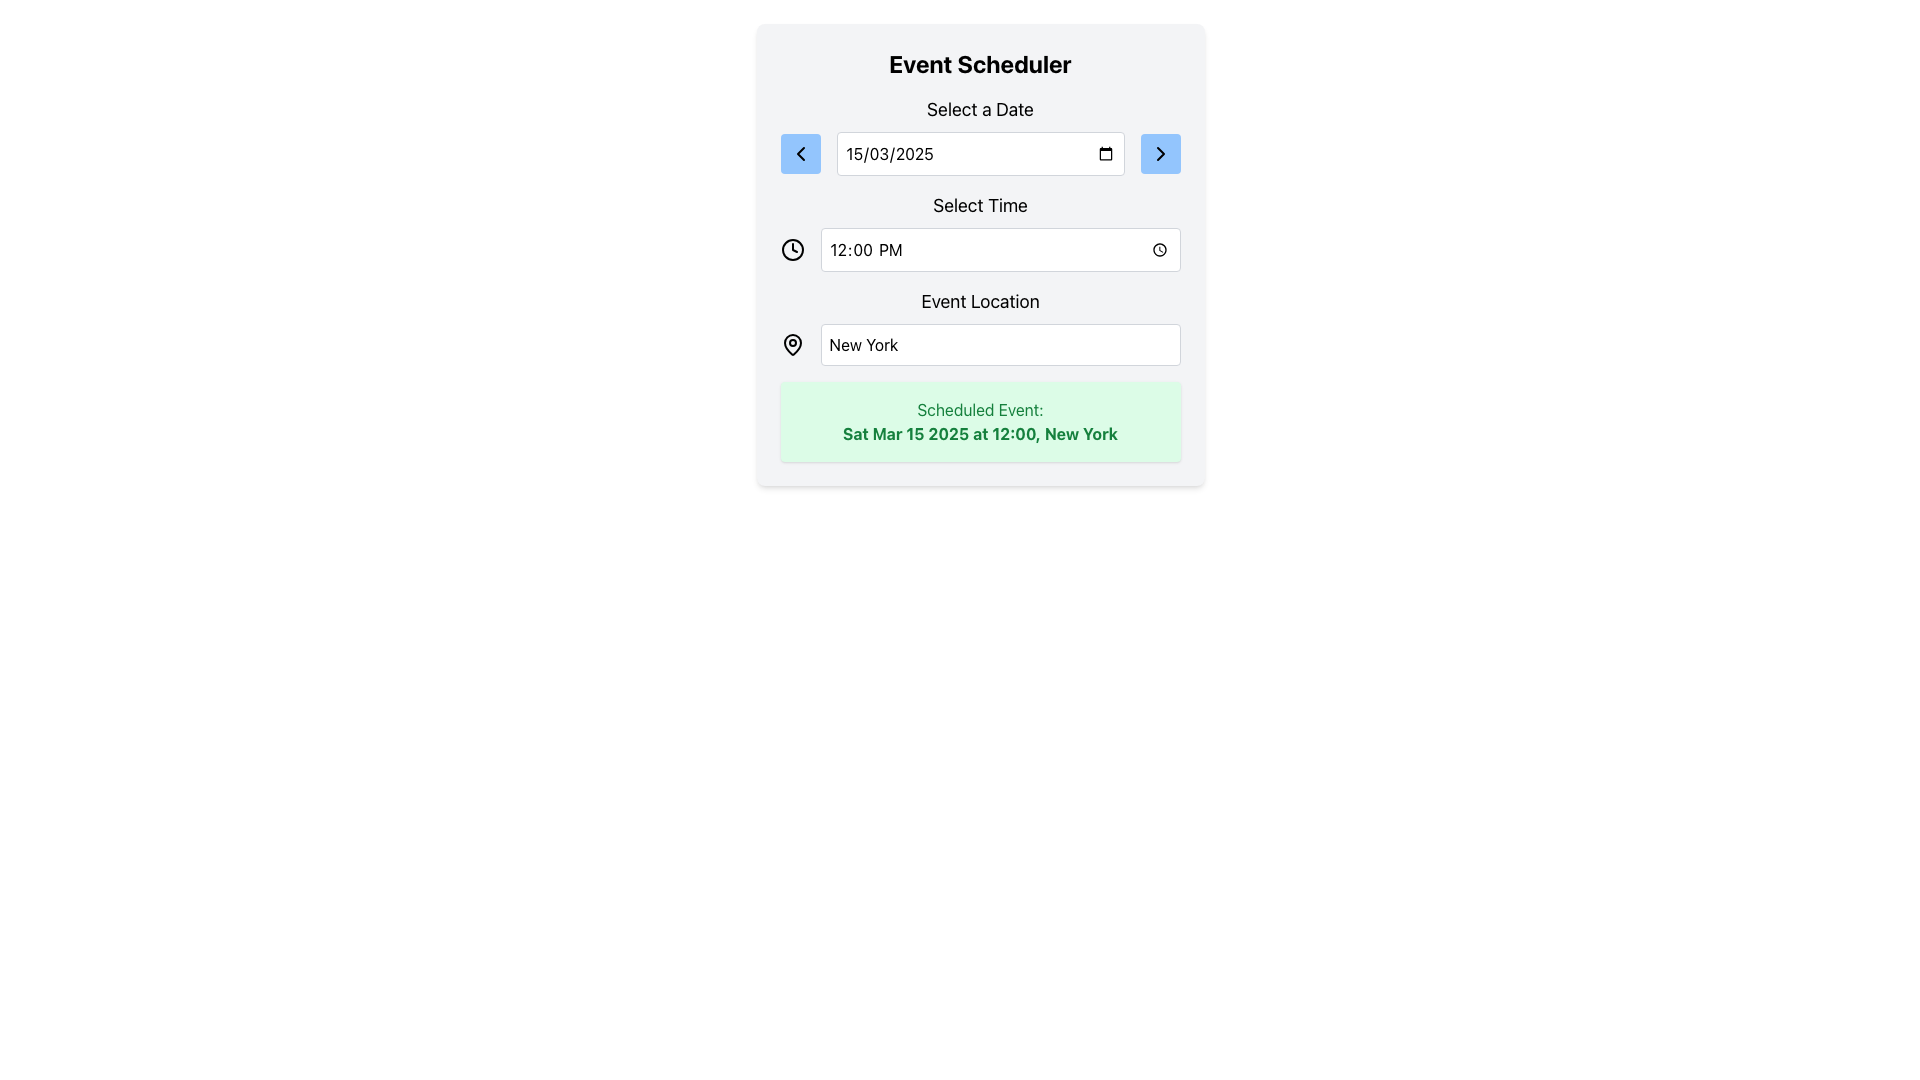 Image resolution: width=1920 pixels, height=1080 pixels. Describe the element at coordinates (980, 205) in the screenshot. I see `the 'Select Time' label, which is a bold textual label indicating where users can set the desired time in the scheduling interface` at that location.